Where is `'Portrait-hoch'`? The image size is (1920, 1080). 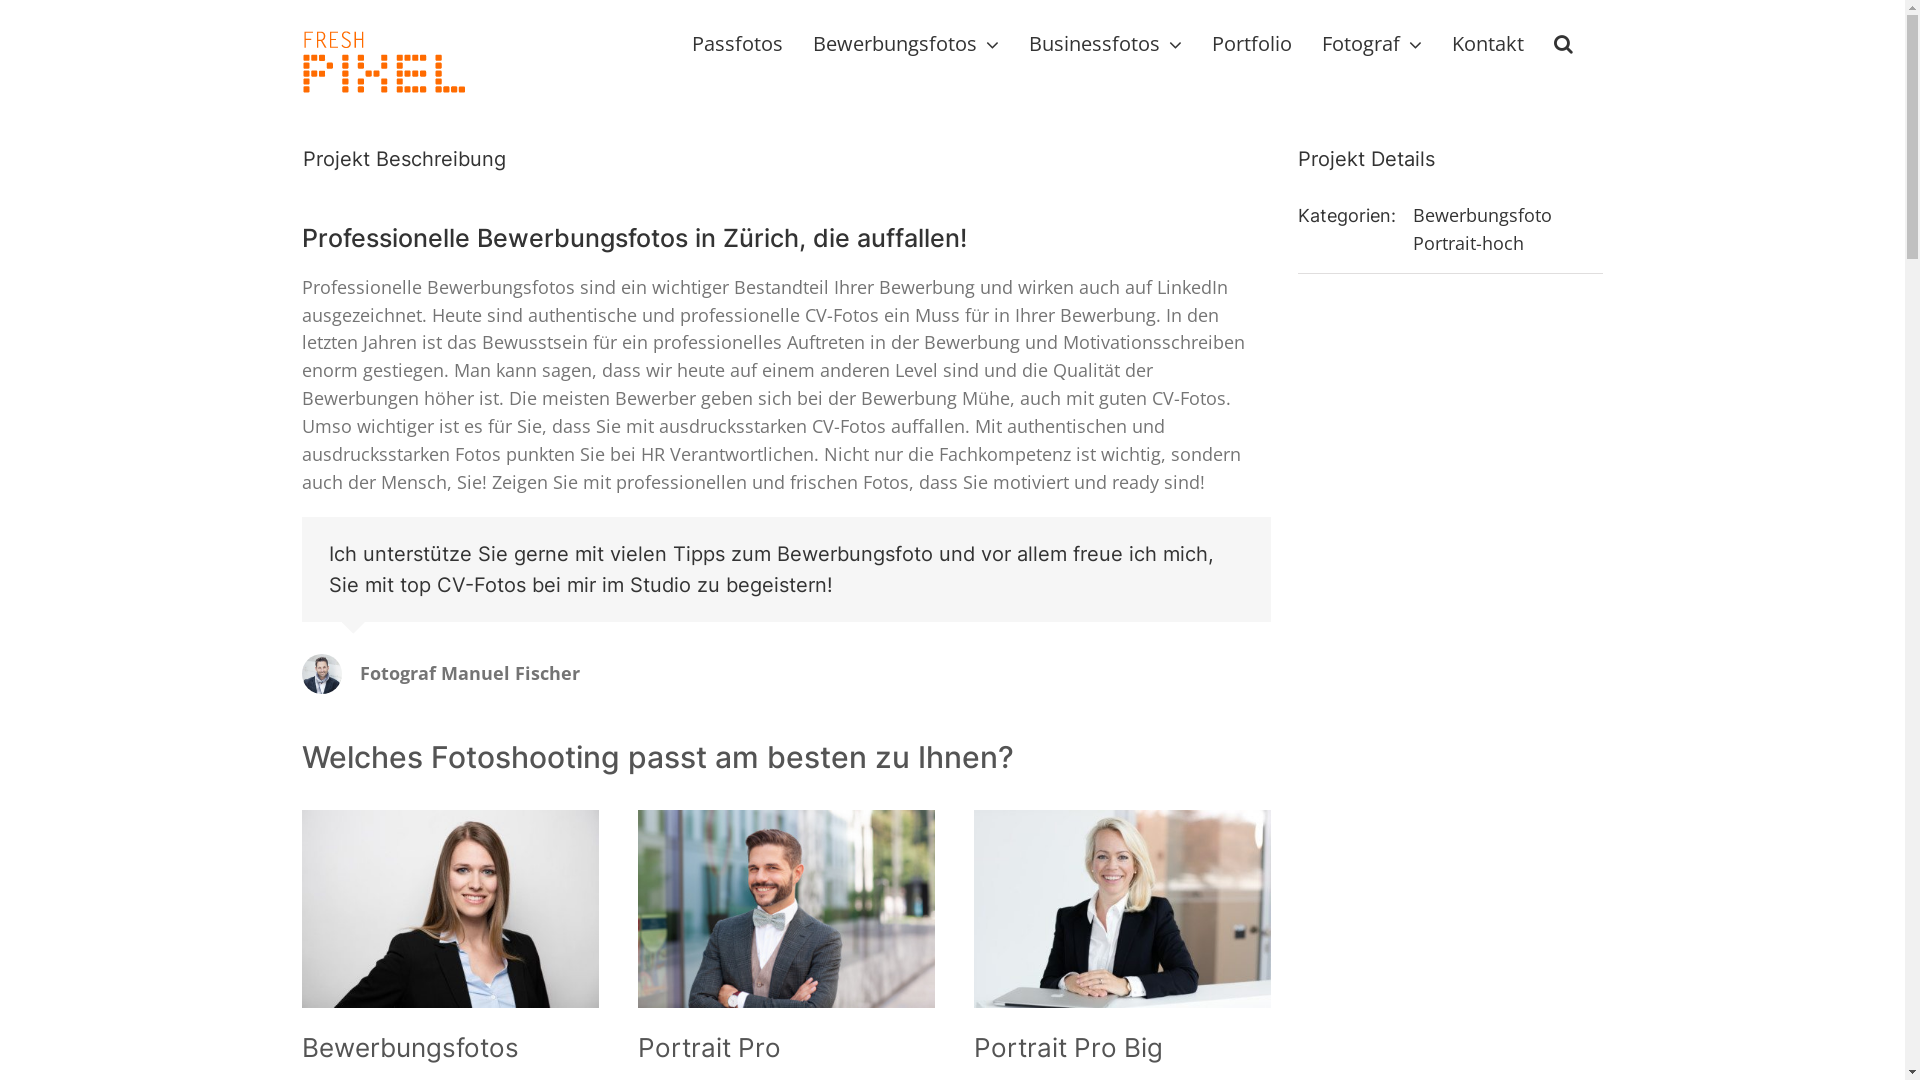
'Portrait-hoch' is located at coordinates (1468, 242).